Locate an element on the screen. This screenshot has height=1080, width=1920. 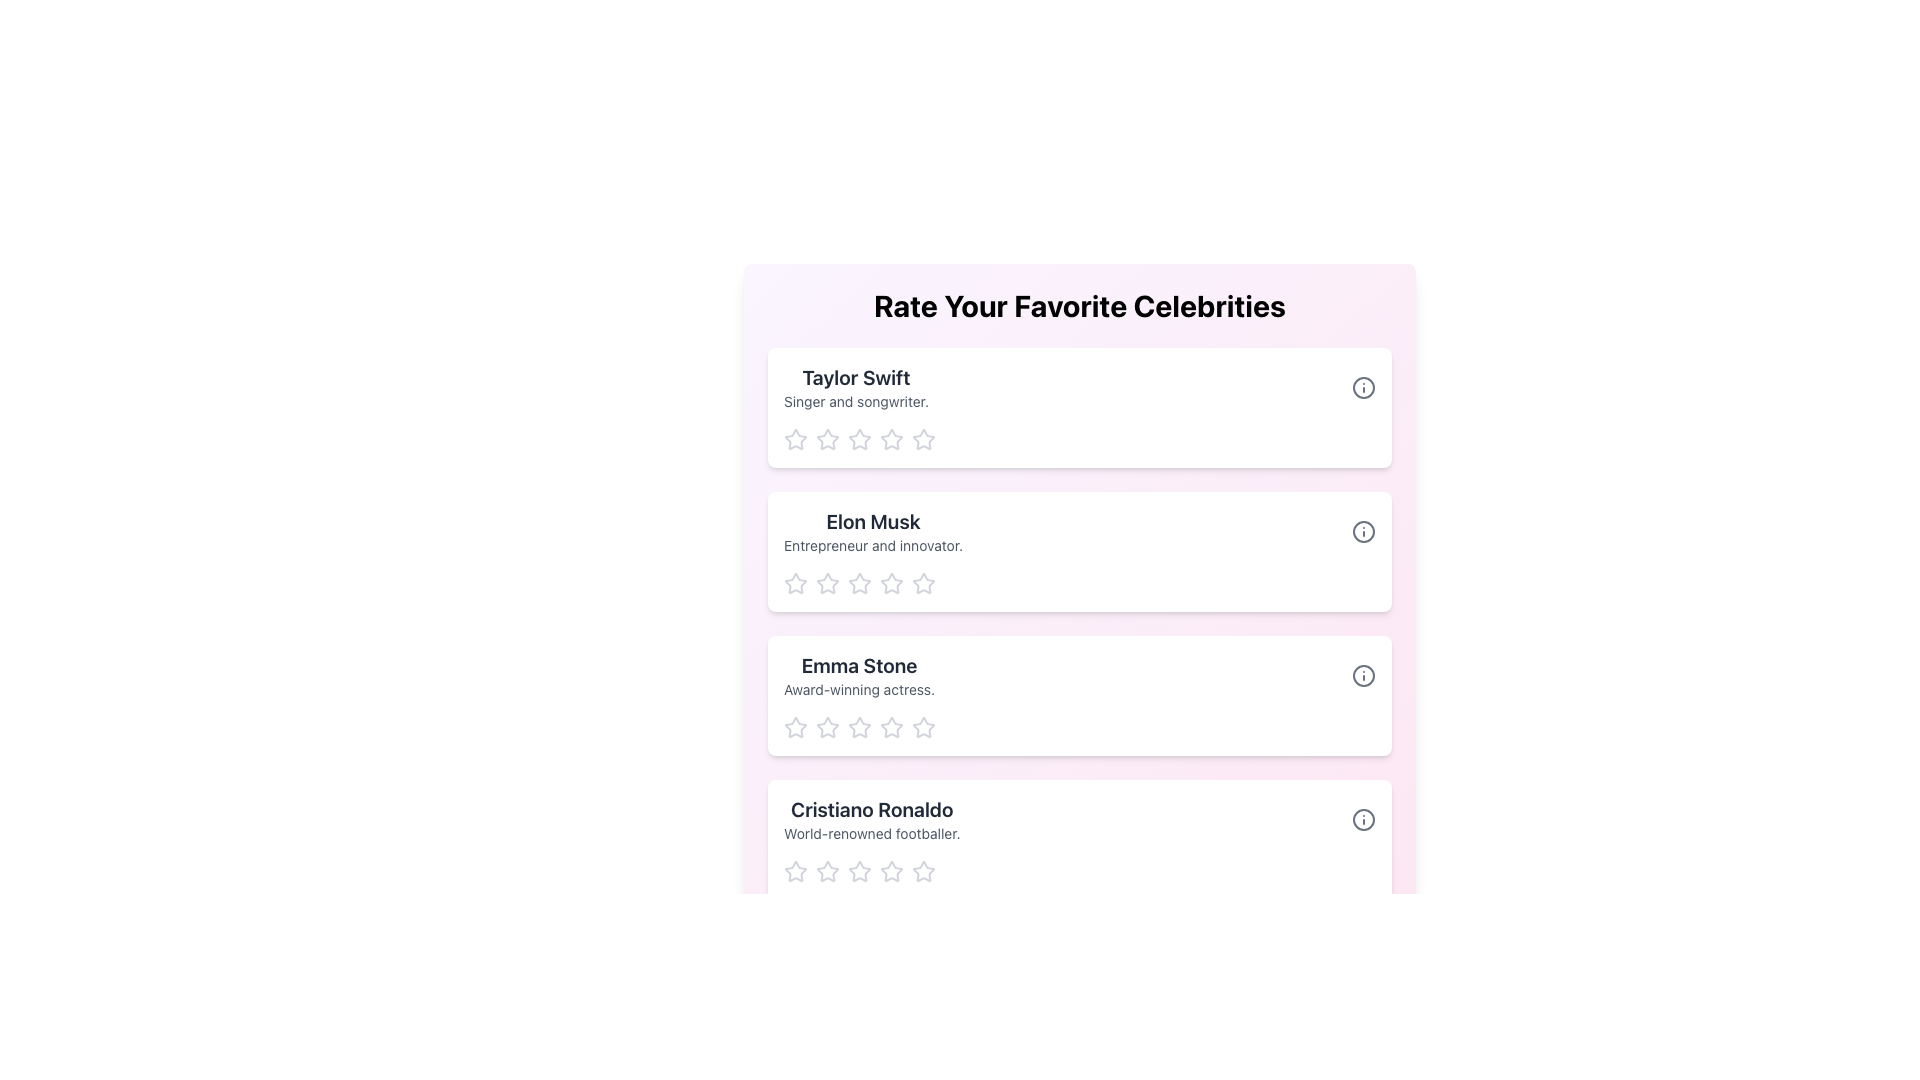
the descriptive text block containing the title 'Cristiano Ronaldo' and subtitle 'World-renowned footballer', which is the last entry in a vertically stacked list is located at coordinates (872, 820).